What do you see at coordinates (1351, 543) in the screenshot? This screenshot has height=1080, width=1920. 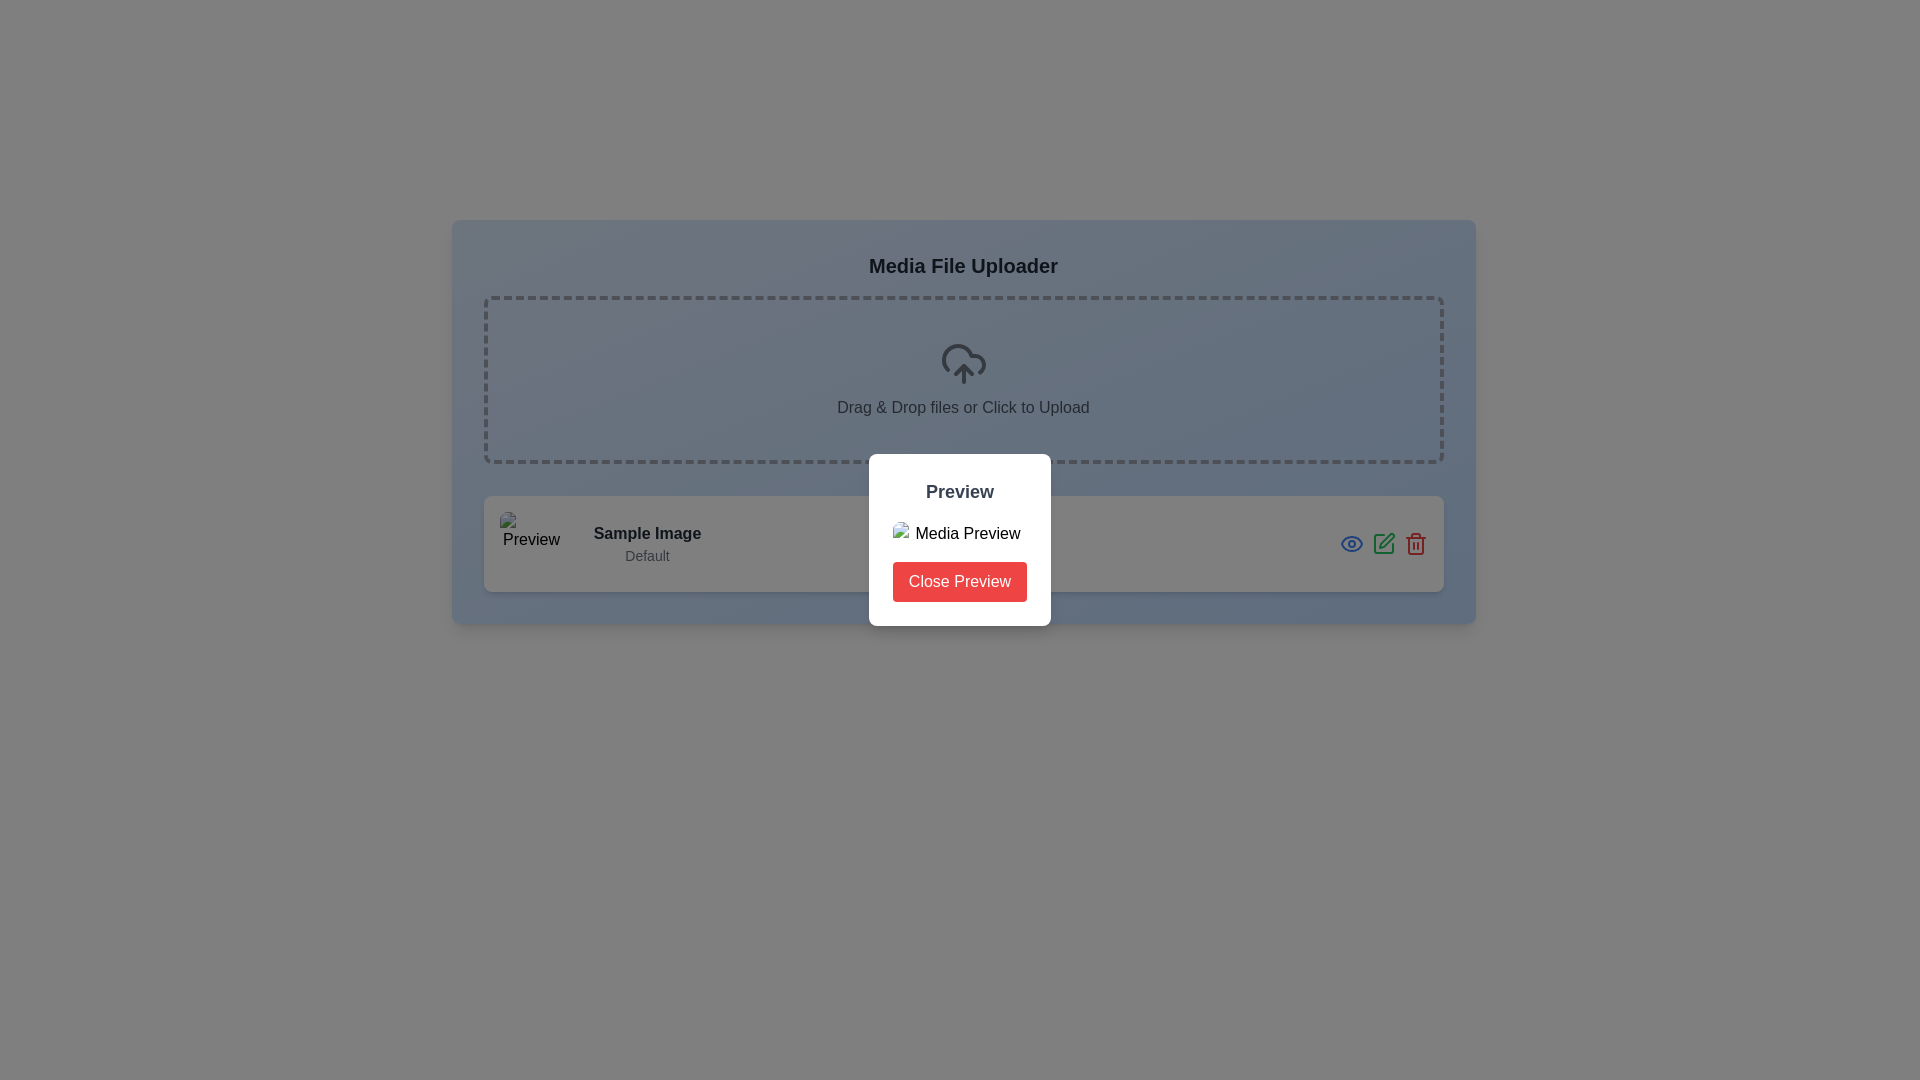 I see `the eye icon button located in the bottom-right corner of the interface` at bounding box center [1351, 543].